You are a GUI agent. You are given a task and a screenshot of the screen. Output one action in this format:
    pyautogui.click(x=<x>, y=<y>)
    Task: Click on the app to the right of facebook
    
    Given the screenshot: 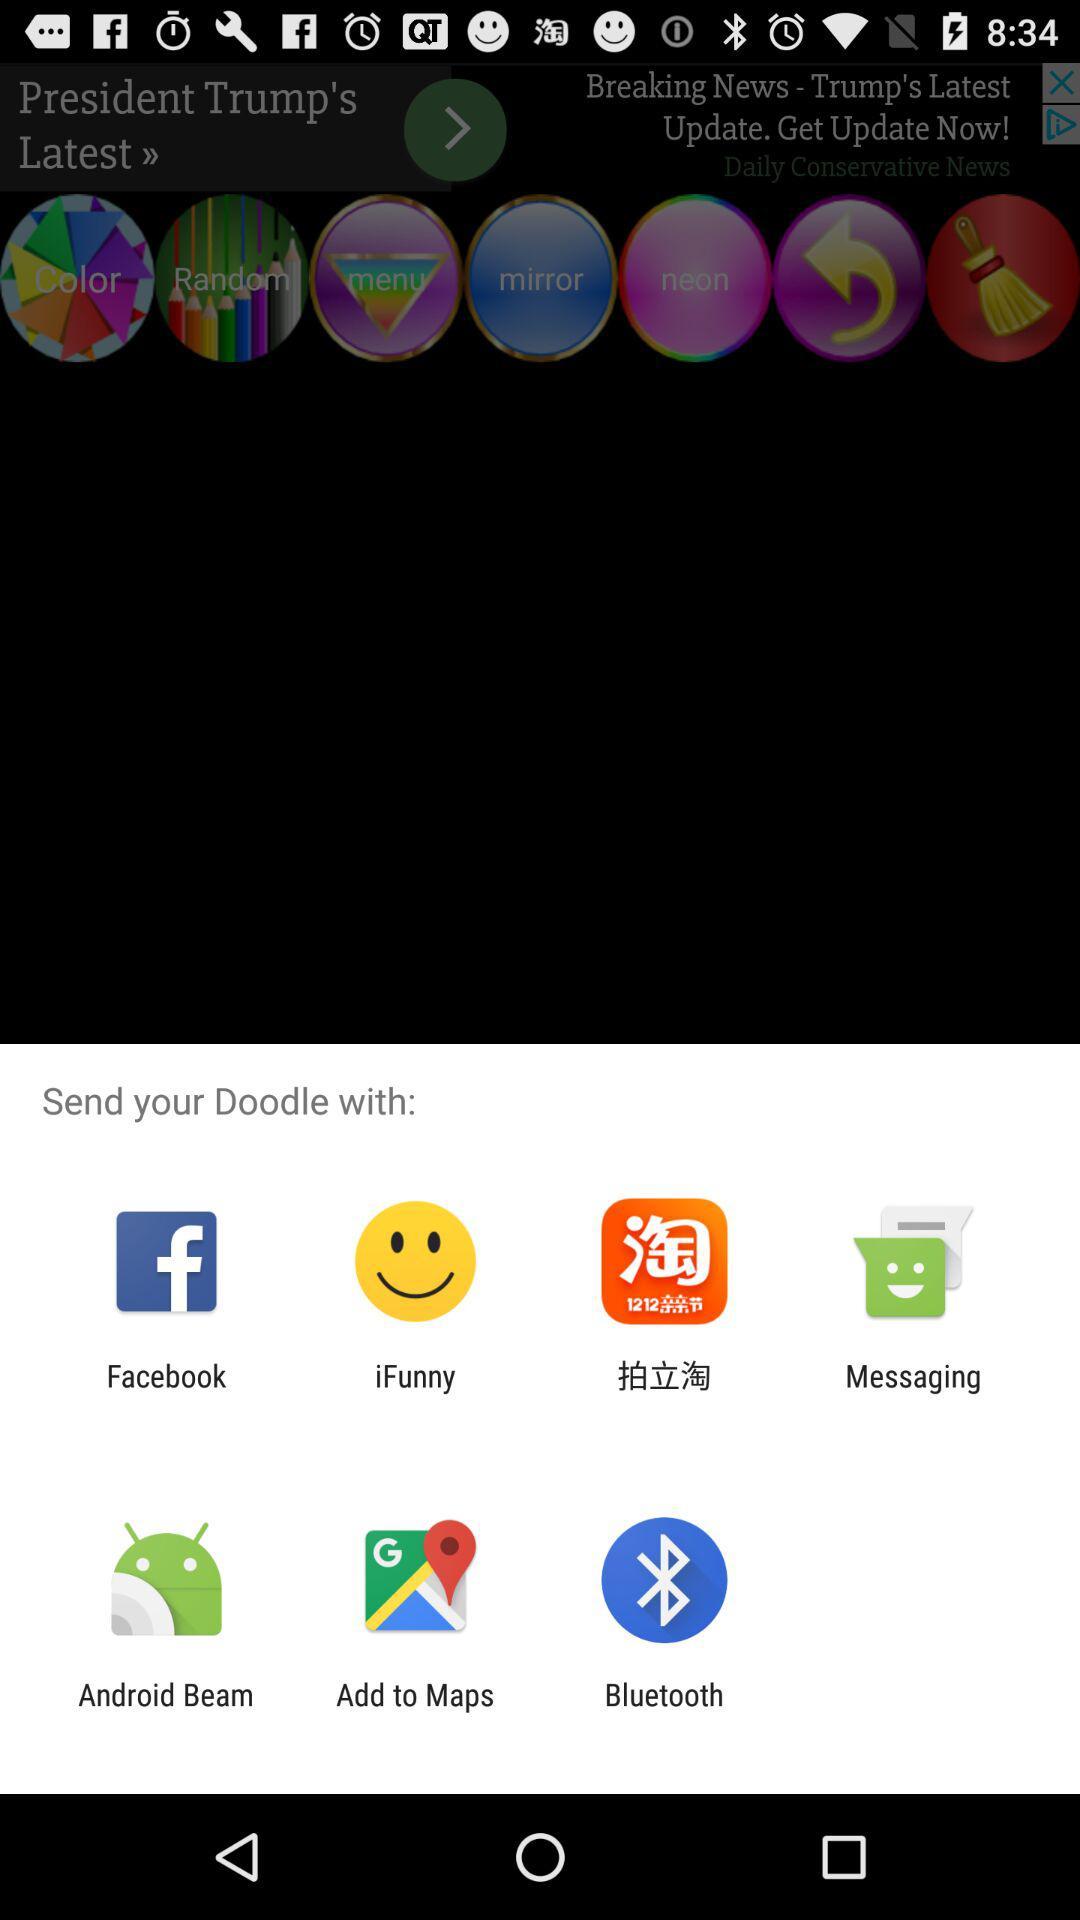 What is the action you would take?
    pyautogui.click(x=414, y=1392)
    